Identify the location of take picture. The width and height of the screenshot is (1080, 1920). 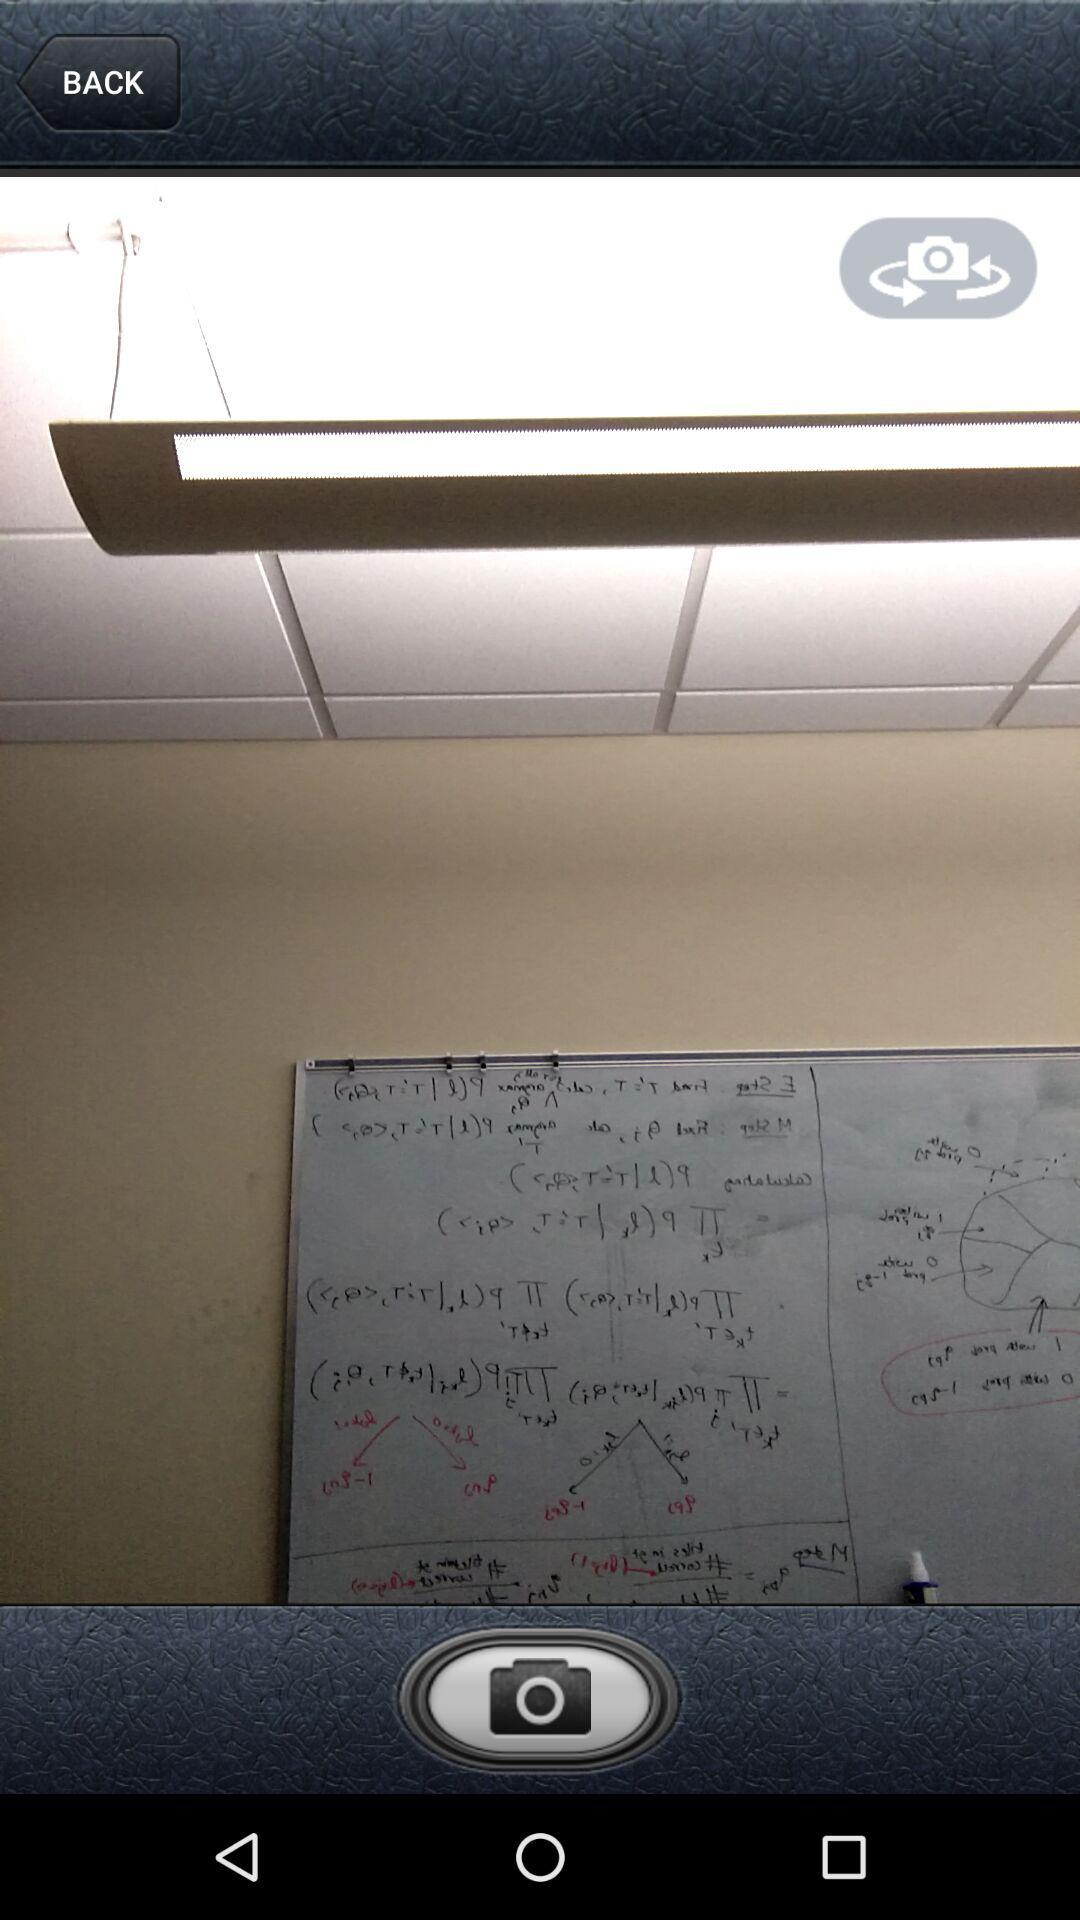
(538, 1697).